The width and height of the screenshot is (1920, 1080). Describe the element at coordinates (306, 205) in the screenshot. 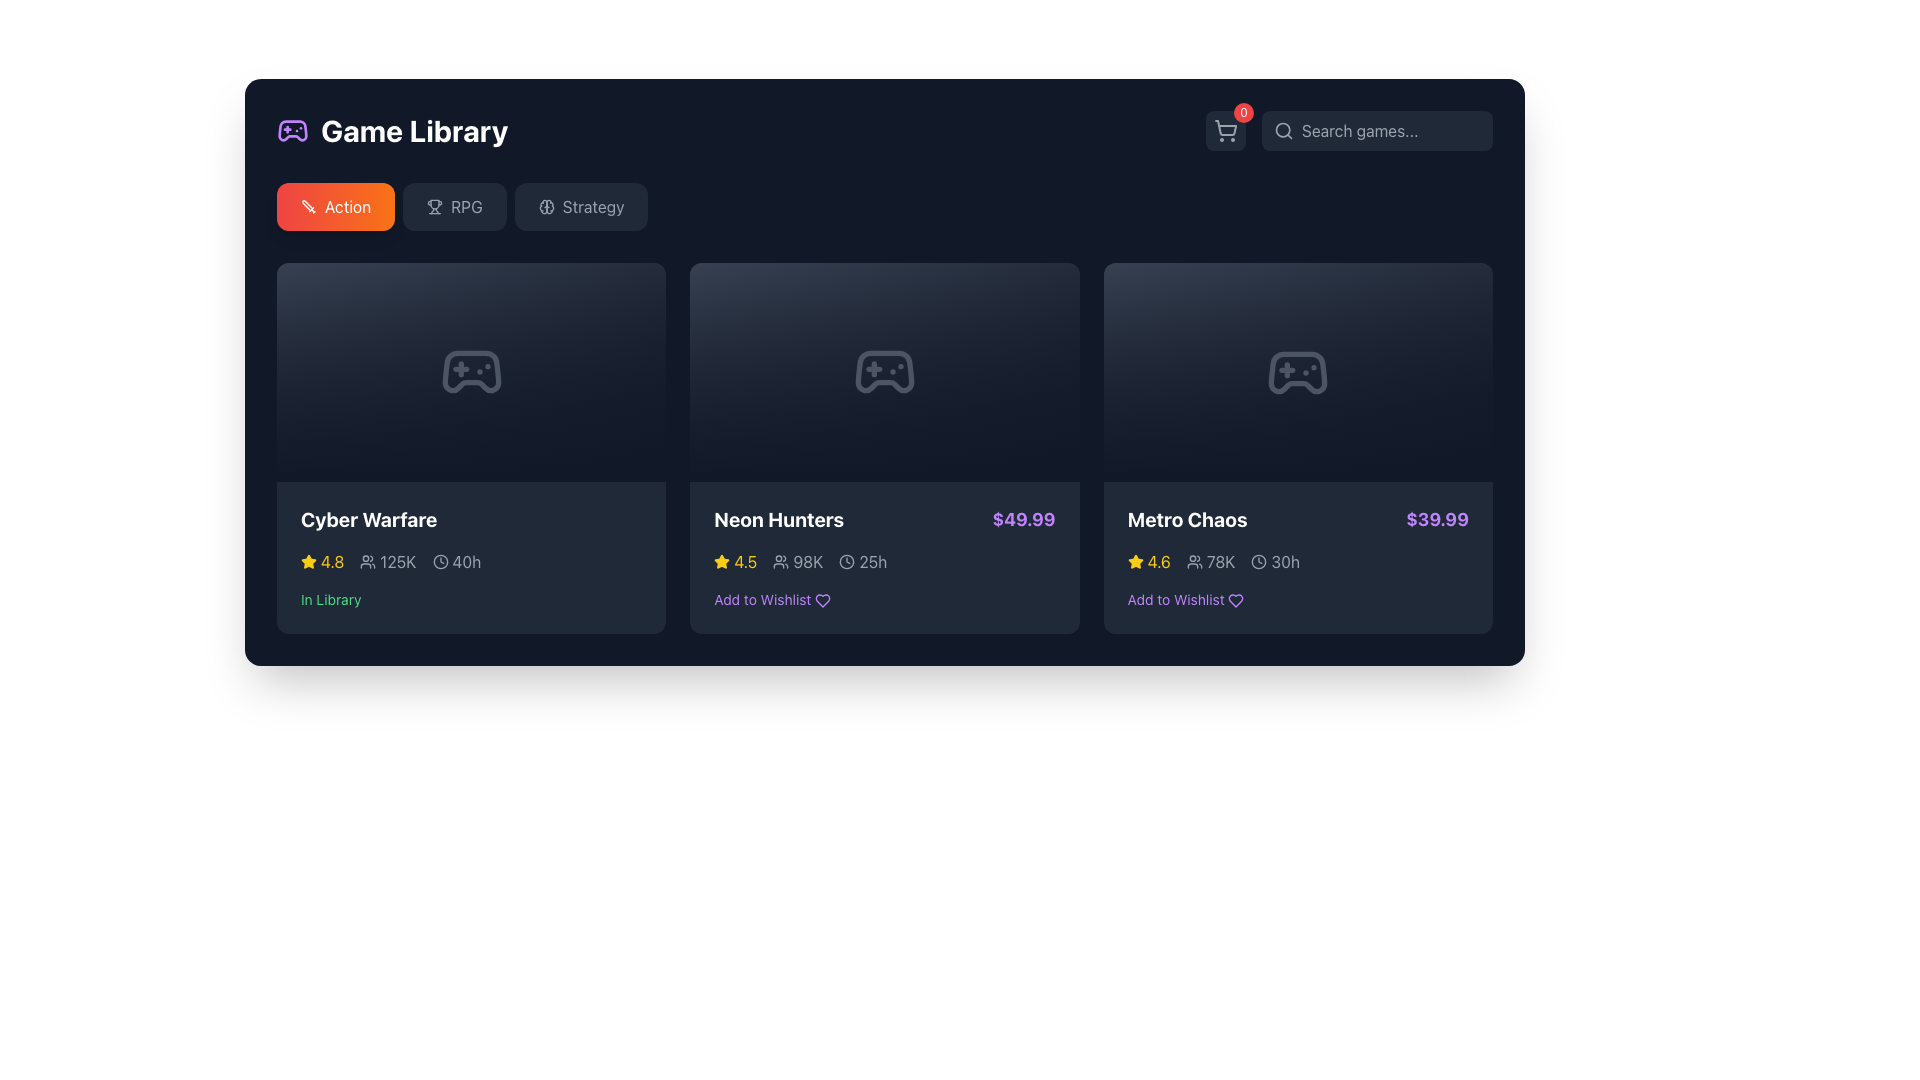

I see `the sword icon element located within the 'Action' button in the top-left section of the interface` at that location.